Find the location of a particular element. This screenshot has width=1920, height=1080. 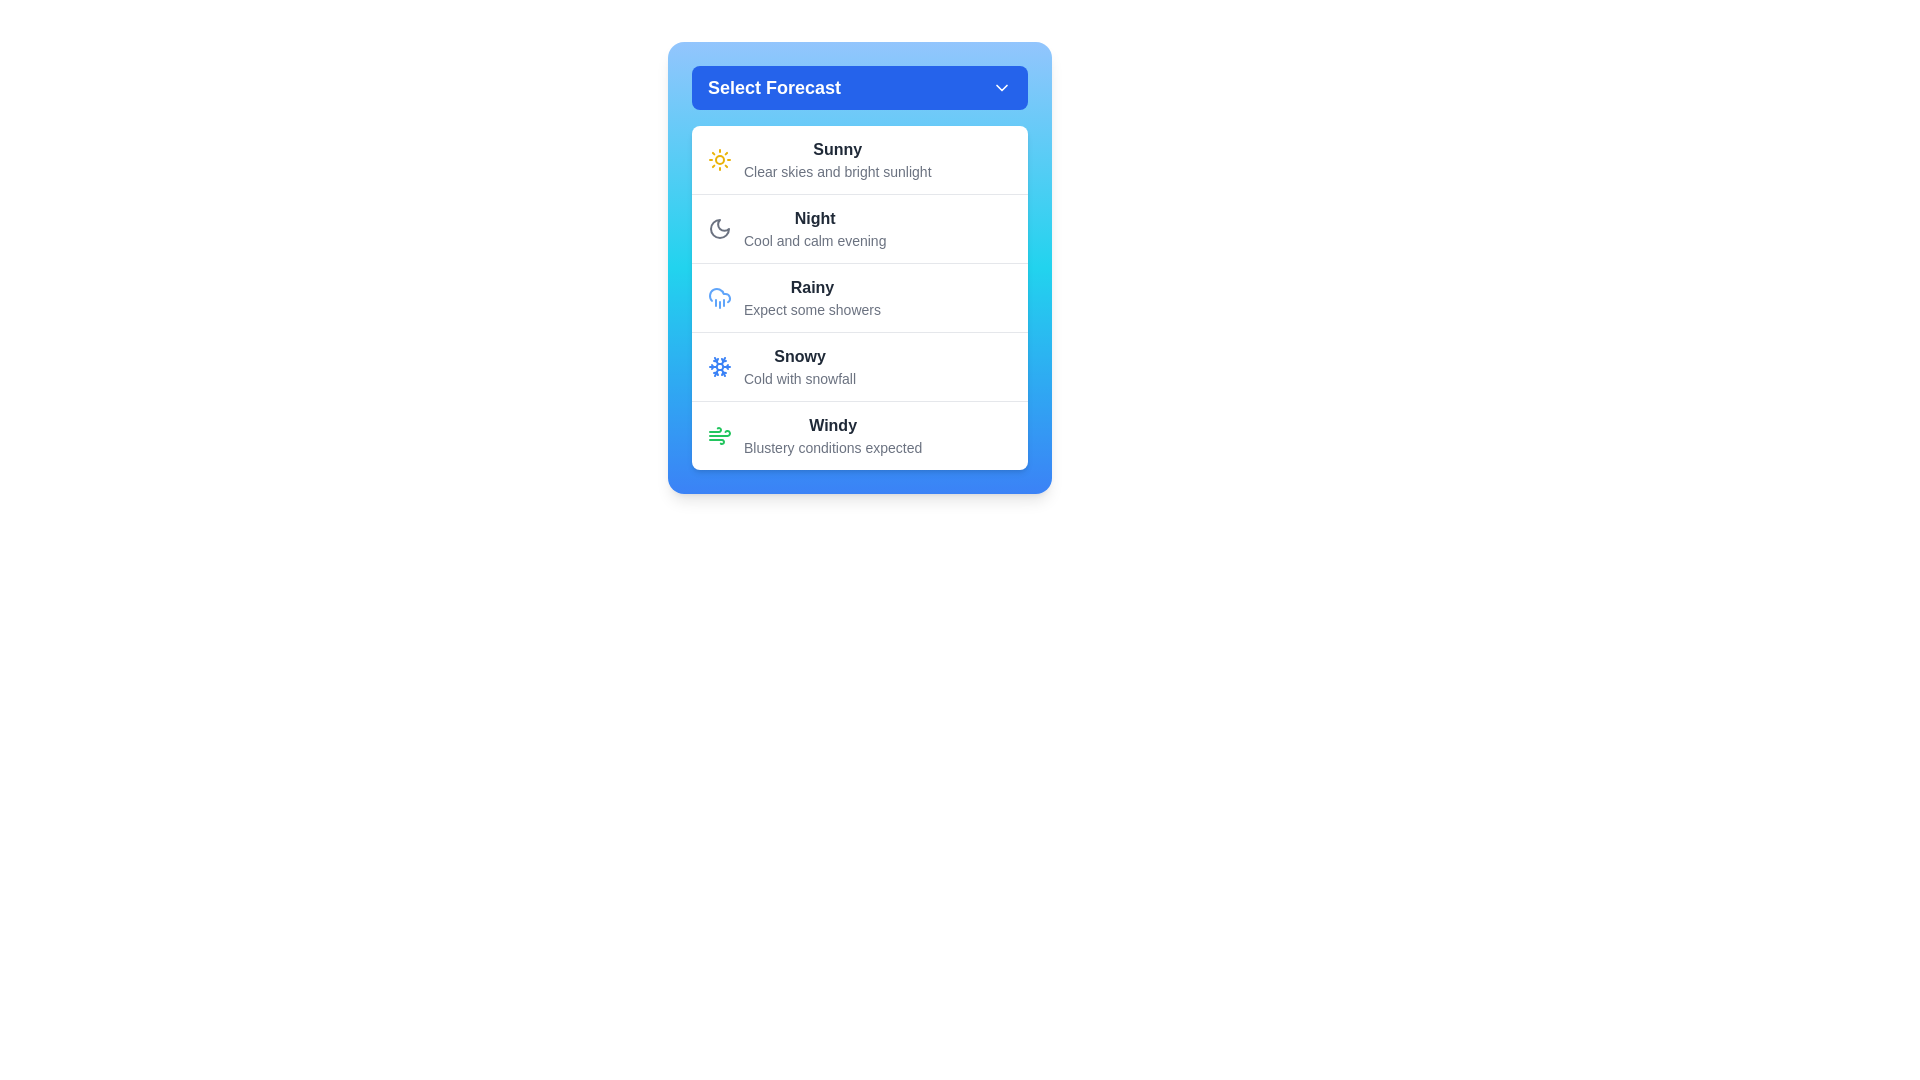

text label for the 'Windy' weather forecast condition, which is located at the bottom of the weather condition item in the vertical list of forecasts is located at coordinates (833, 424).